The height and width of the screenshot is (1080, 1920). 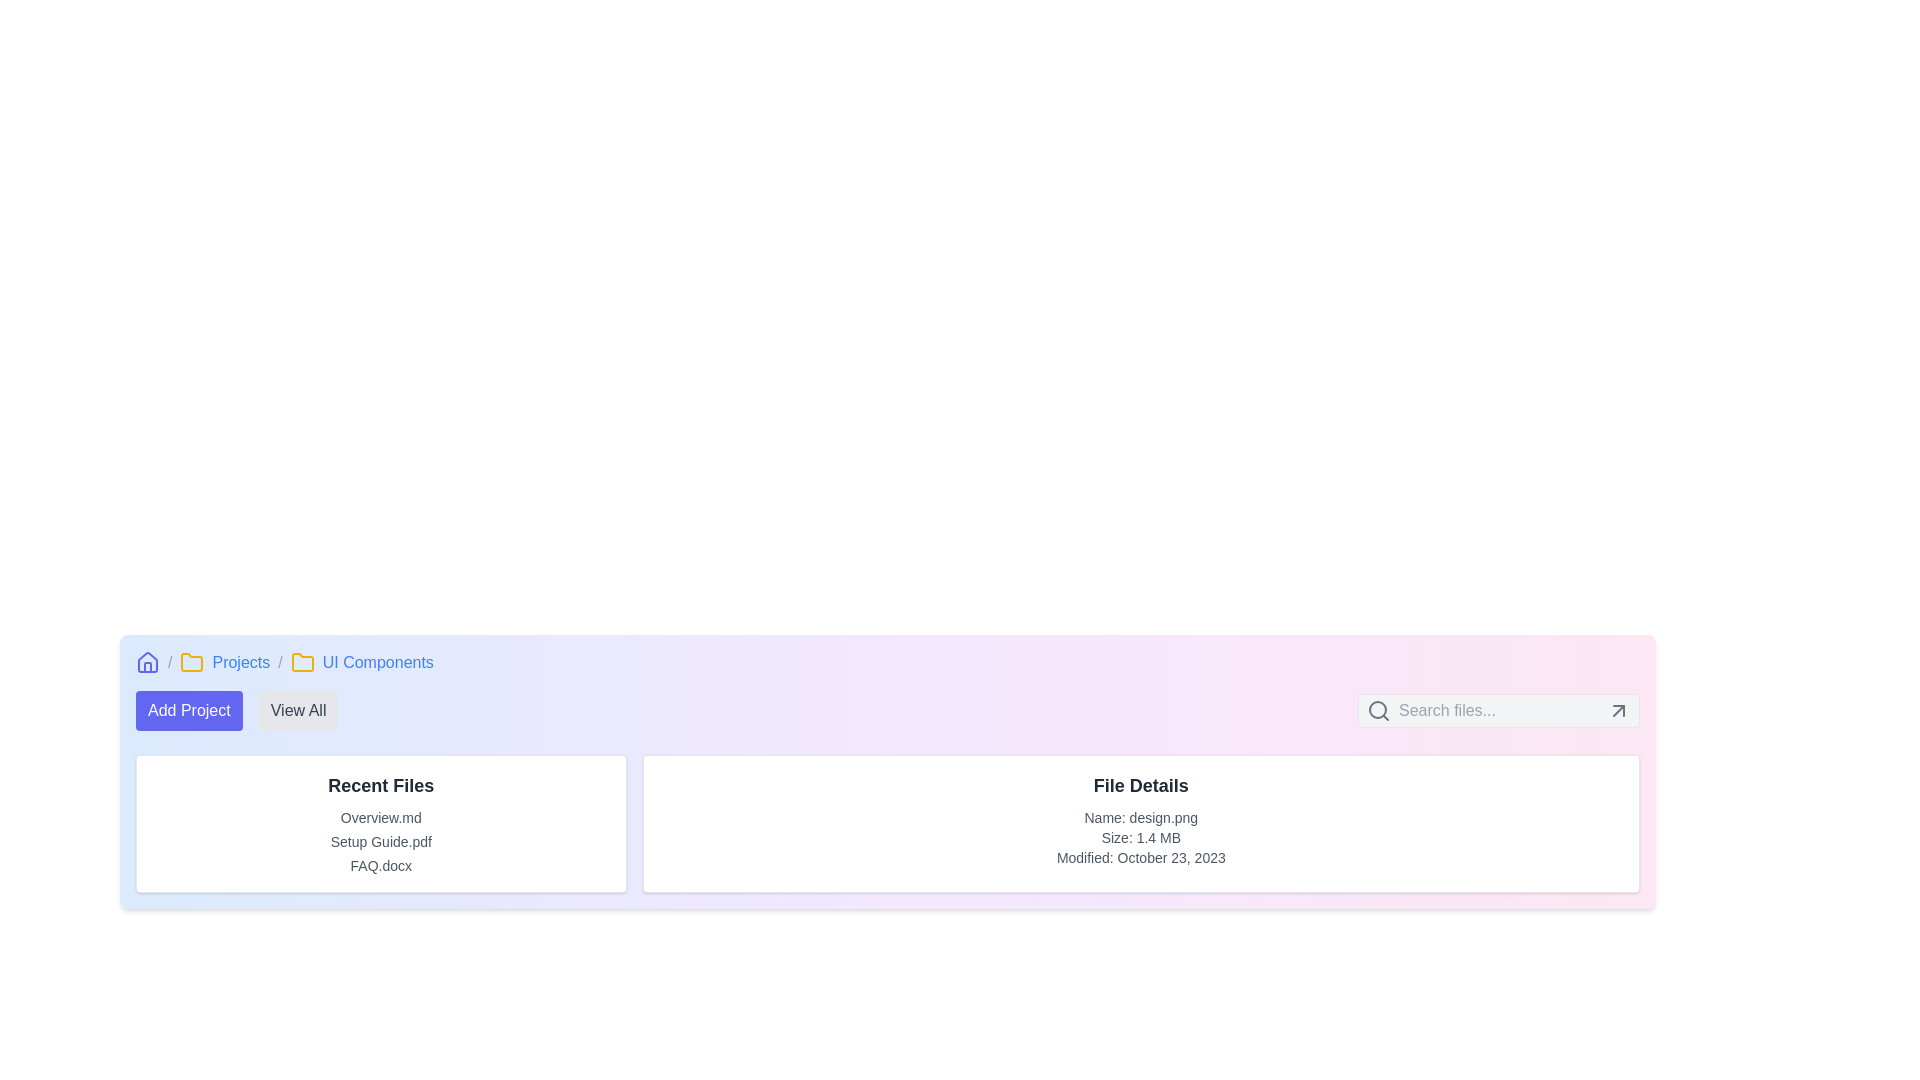 What do you see at coordinates (381, 865) in the screenshot?
I see `the non-interactive text label representing the file named 'FAQ.docx' which is the third item in the 'Recent Files' section` at bounding box center [381, 865].